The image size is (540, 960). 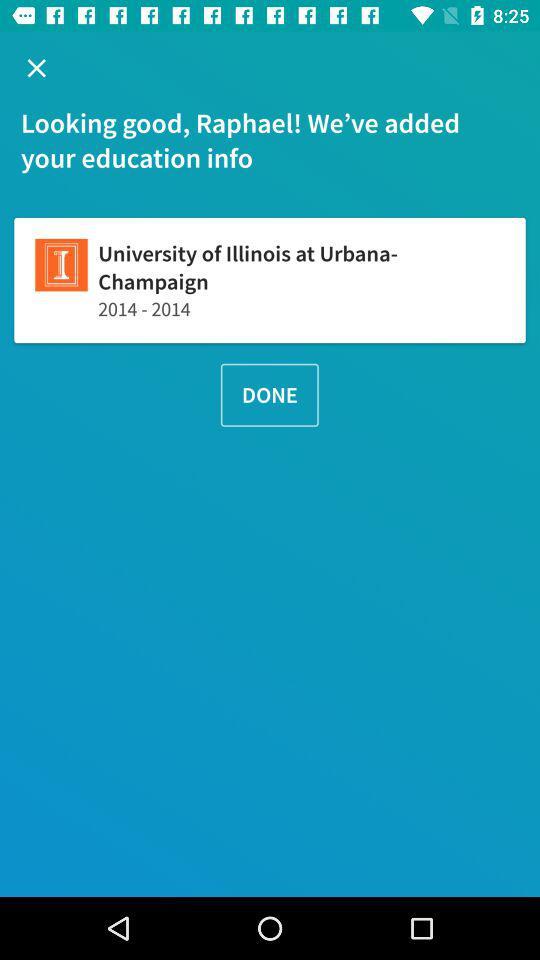 I want to click on the icon at the center, so click(x=269, y=394).